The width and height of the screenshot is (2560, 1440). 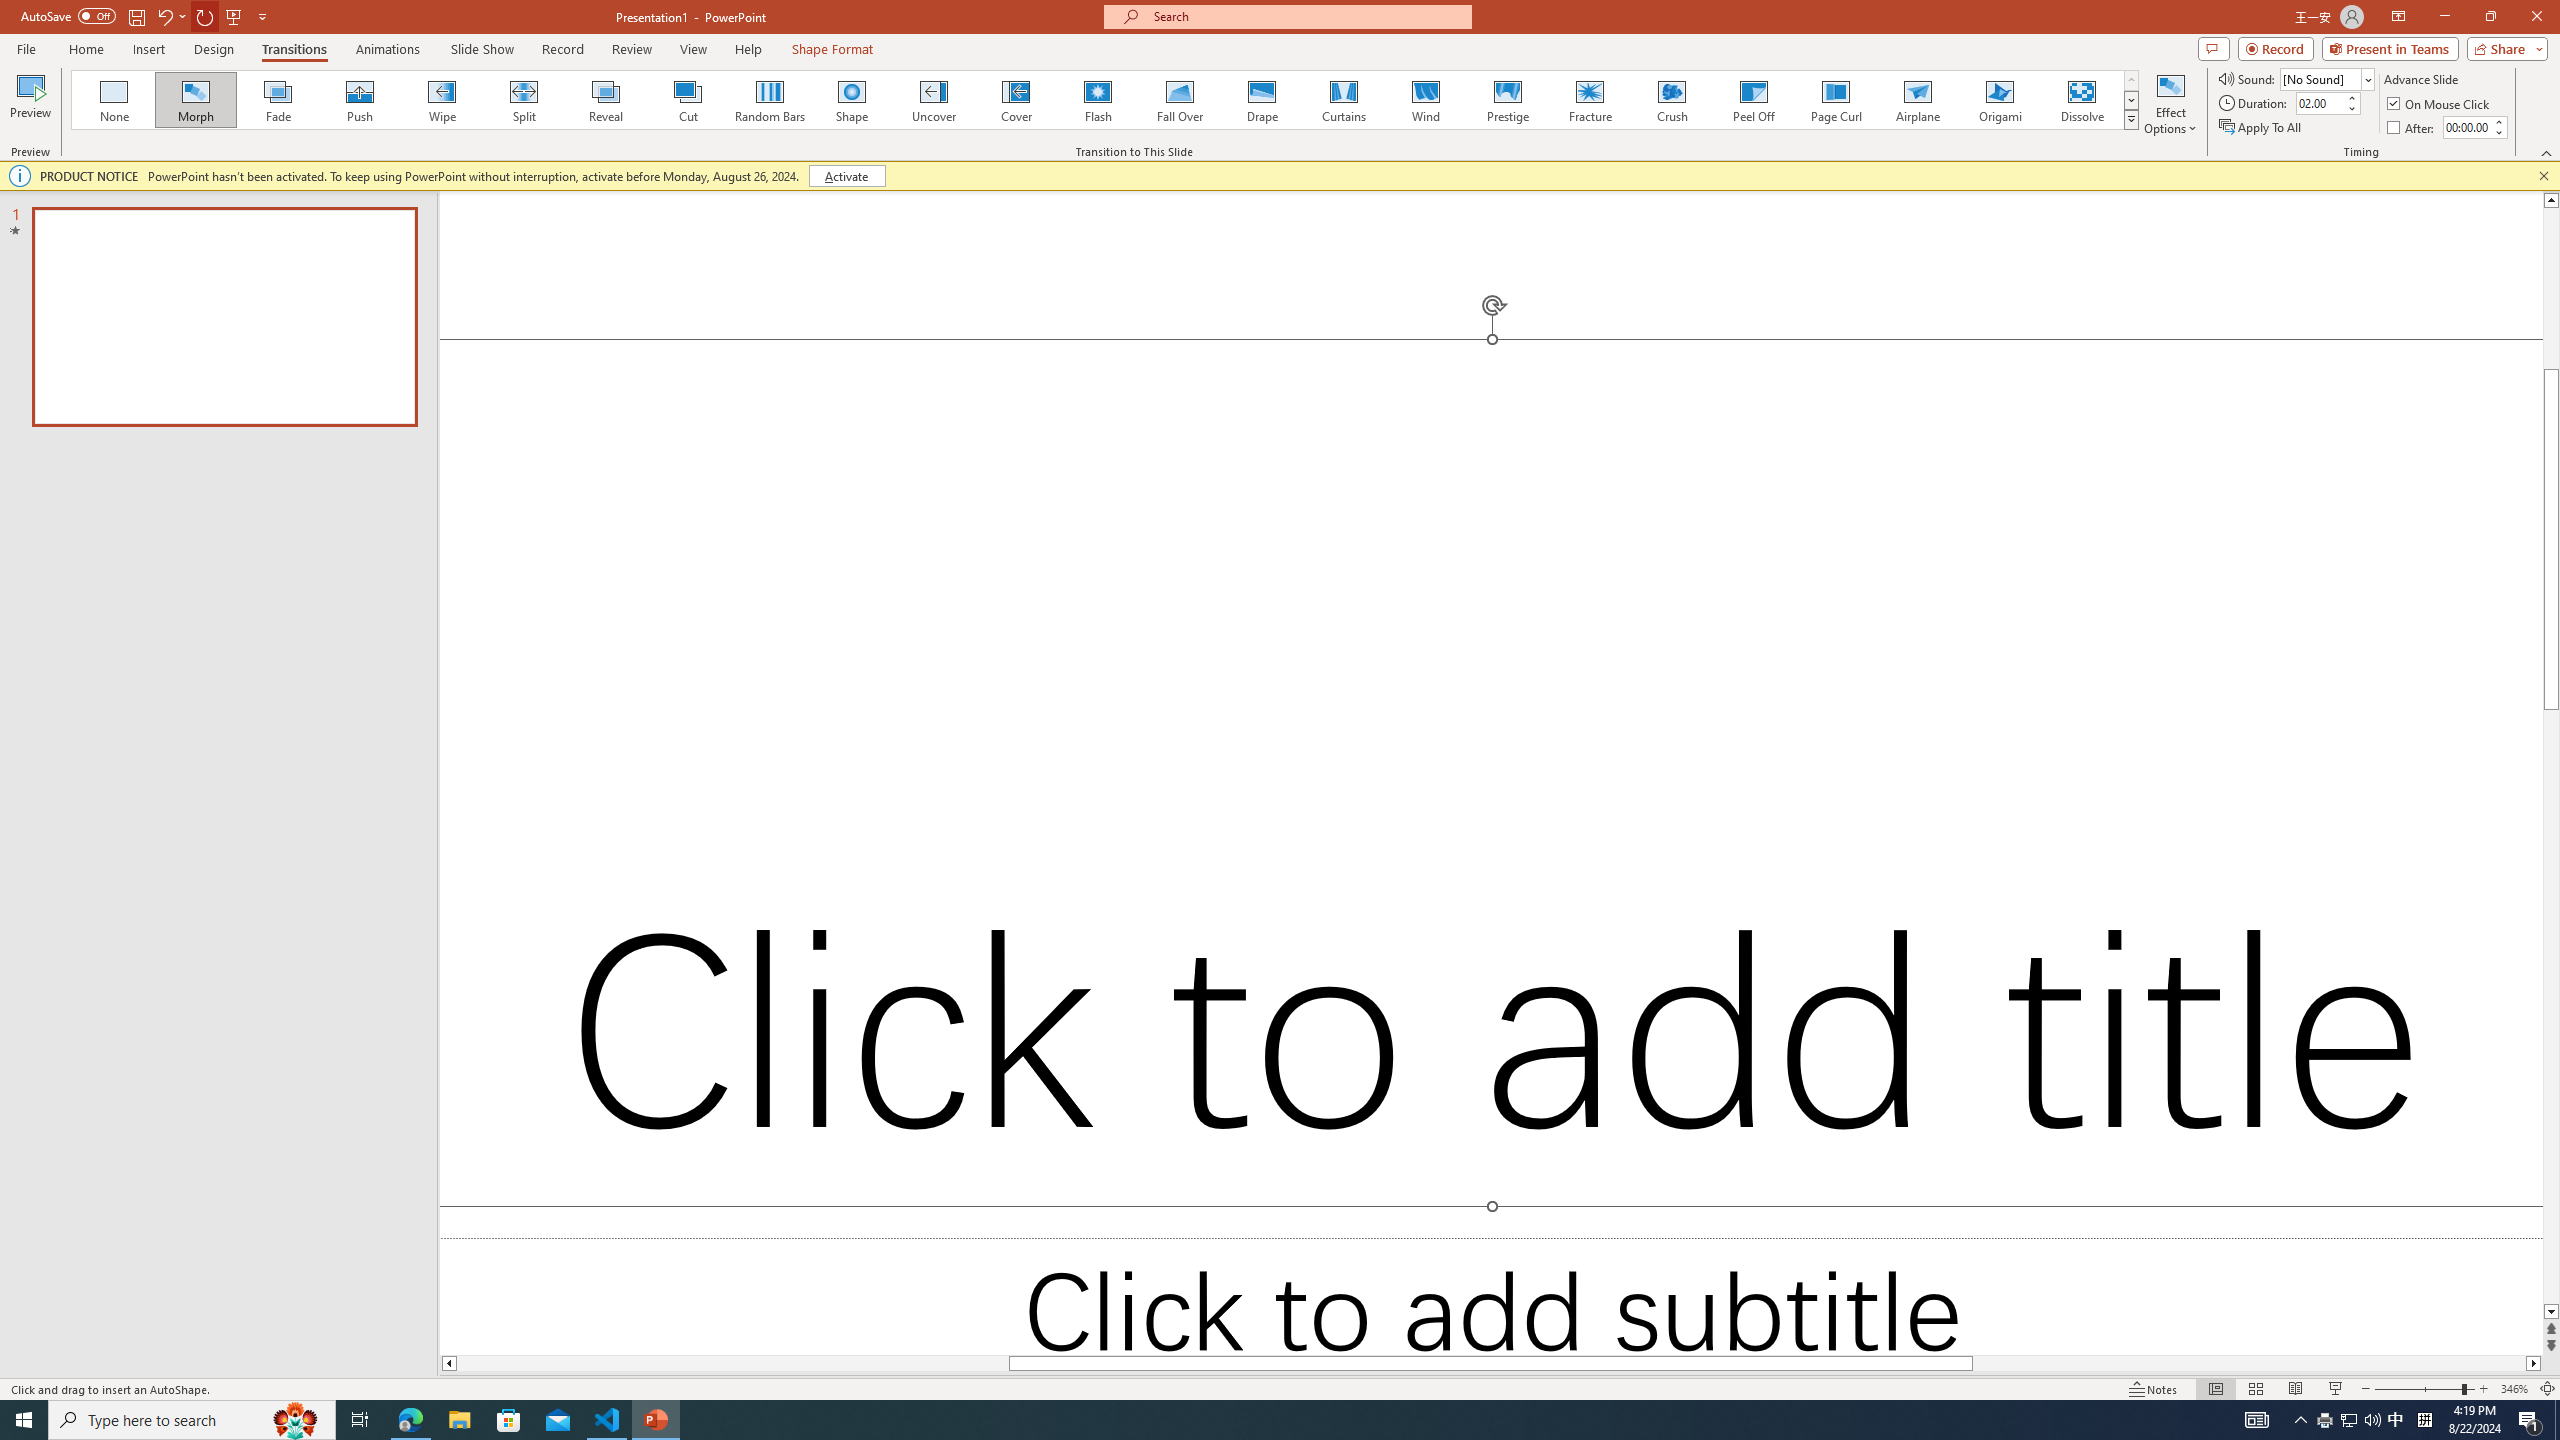 What do you see at coordinates (29, 103) in the screenshot?
I see `'Preview'` at bounding box center [29, 103].